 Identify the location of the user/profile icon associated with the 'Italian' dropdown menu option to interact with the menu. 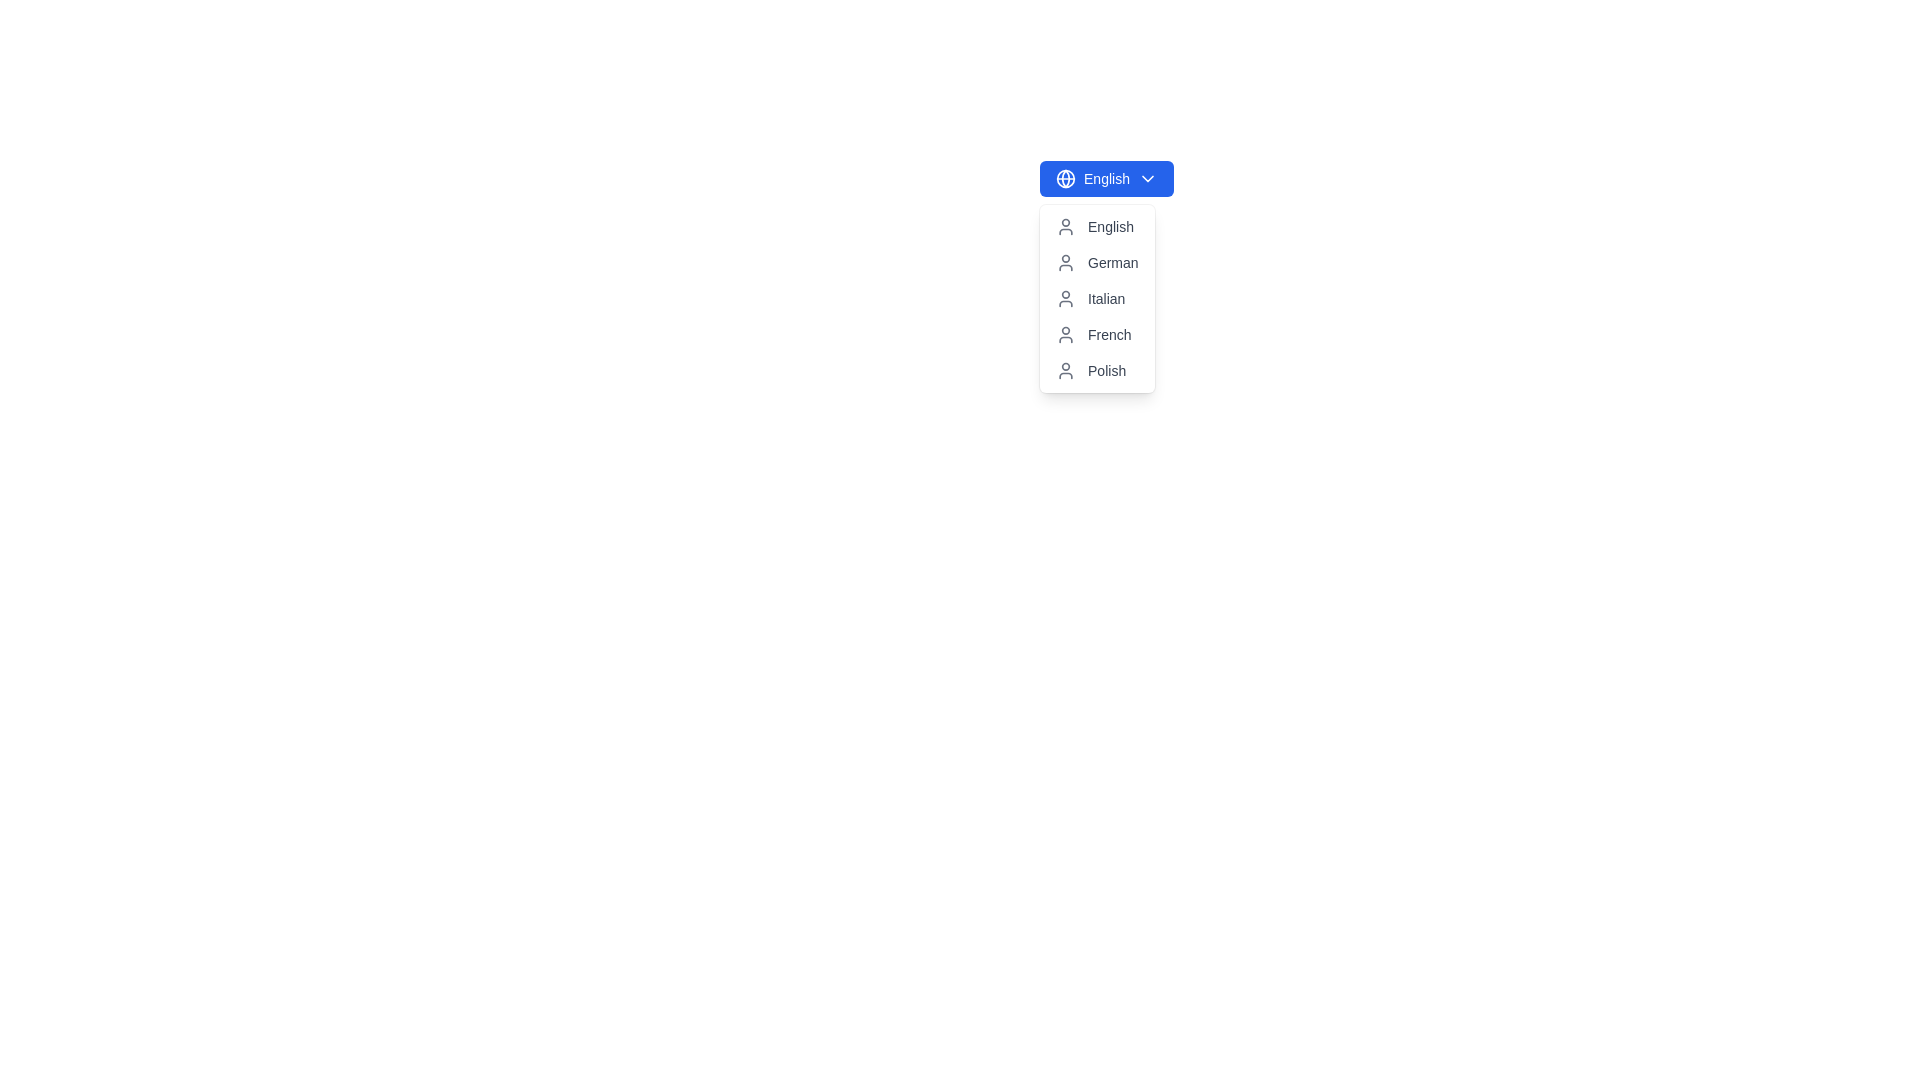
(1064, 299).